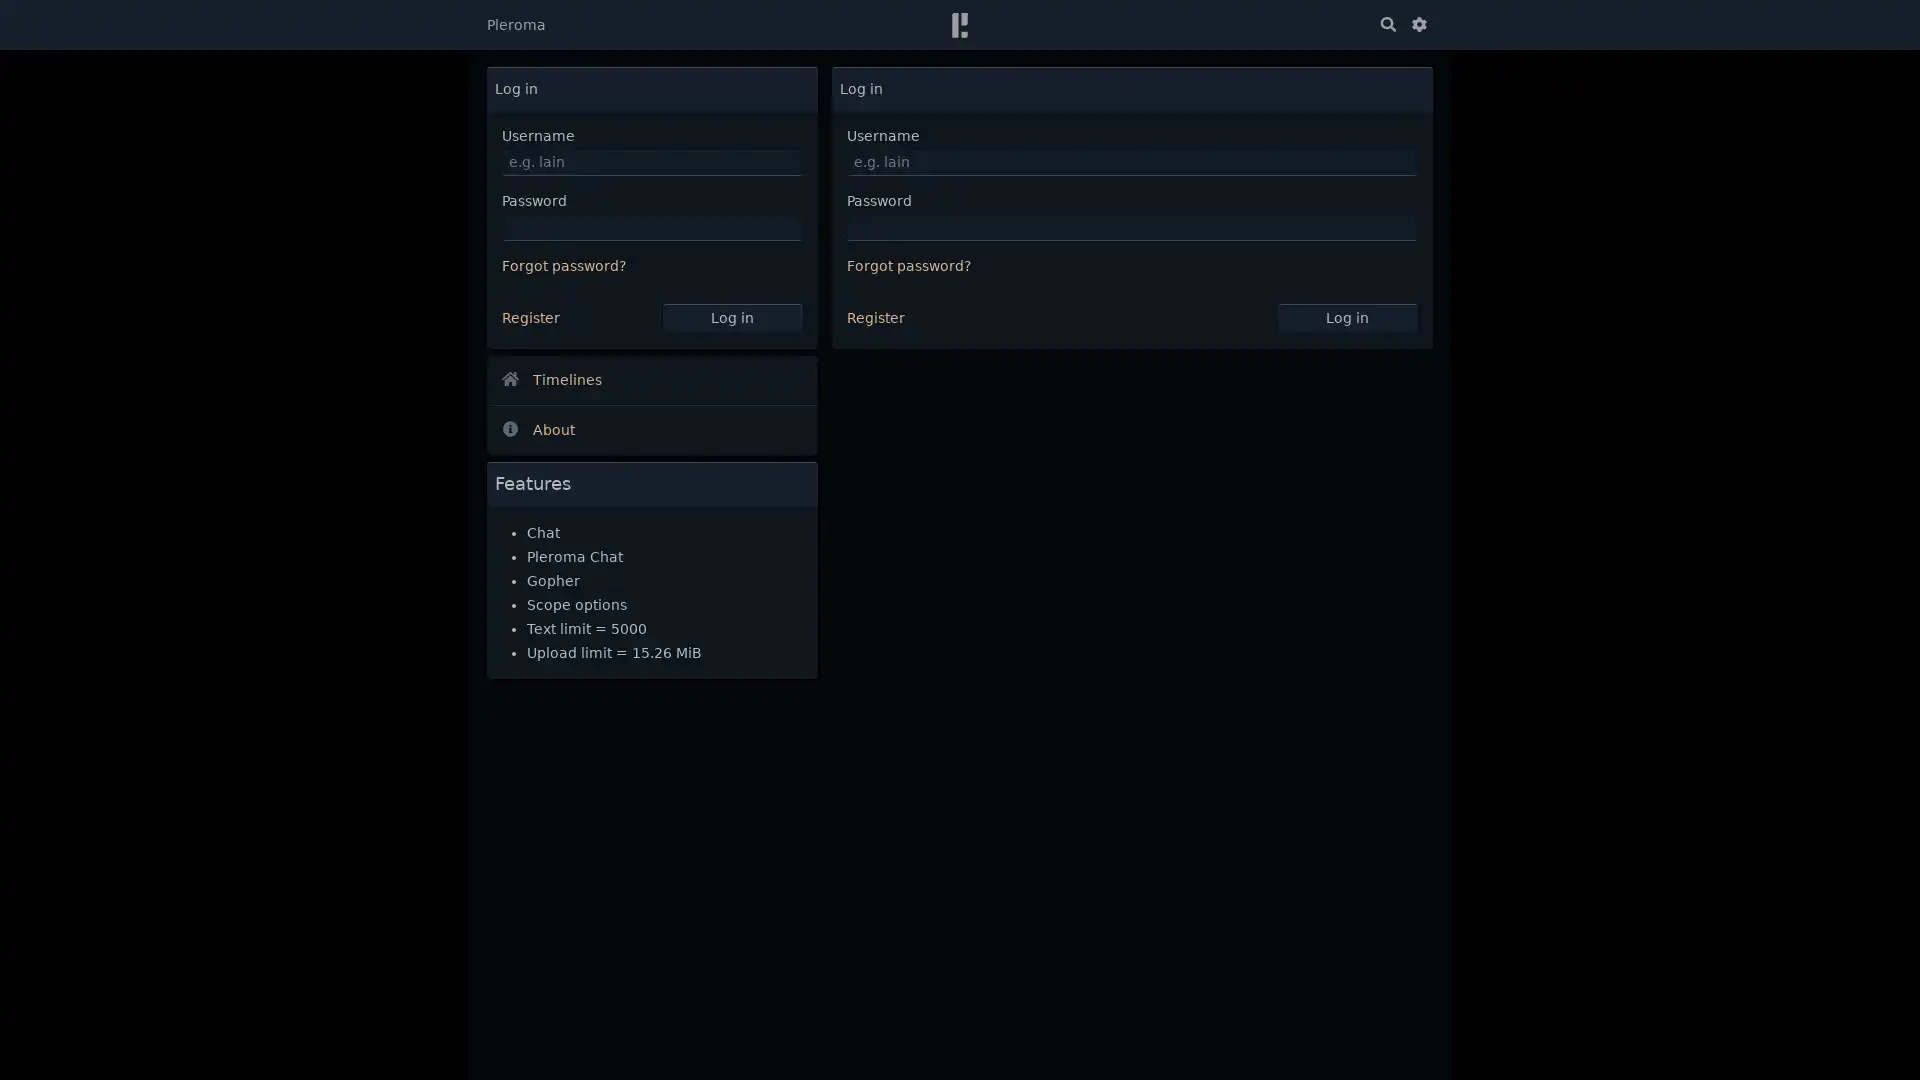 The image size is (1920, 1080). I want to click on Log in, so click(1347, 316).